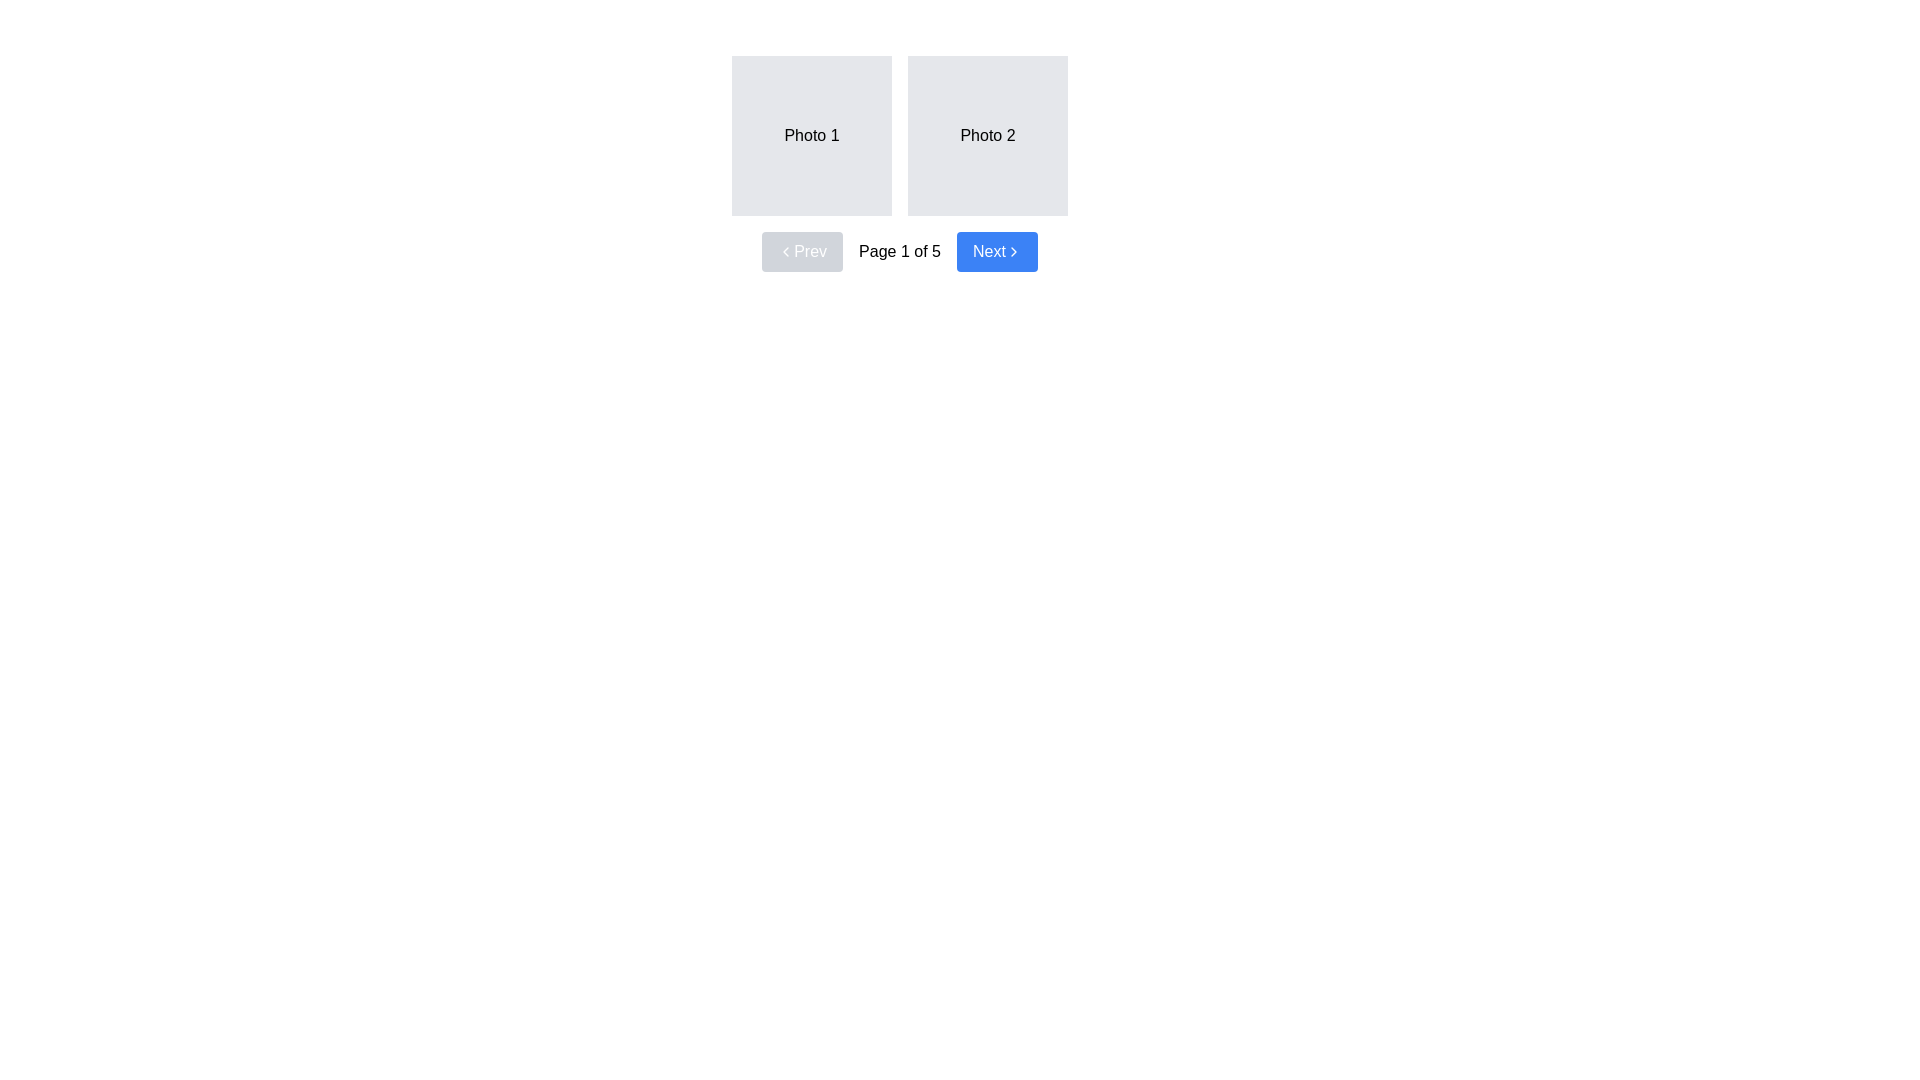 The image size is (1920, 1080). I want to click on the 'Photo 1' image placeholder box, which is a light gray square with centered text, so click(811, 135).